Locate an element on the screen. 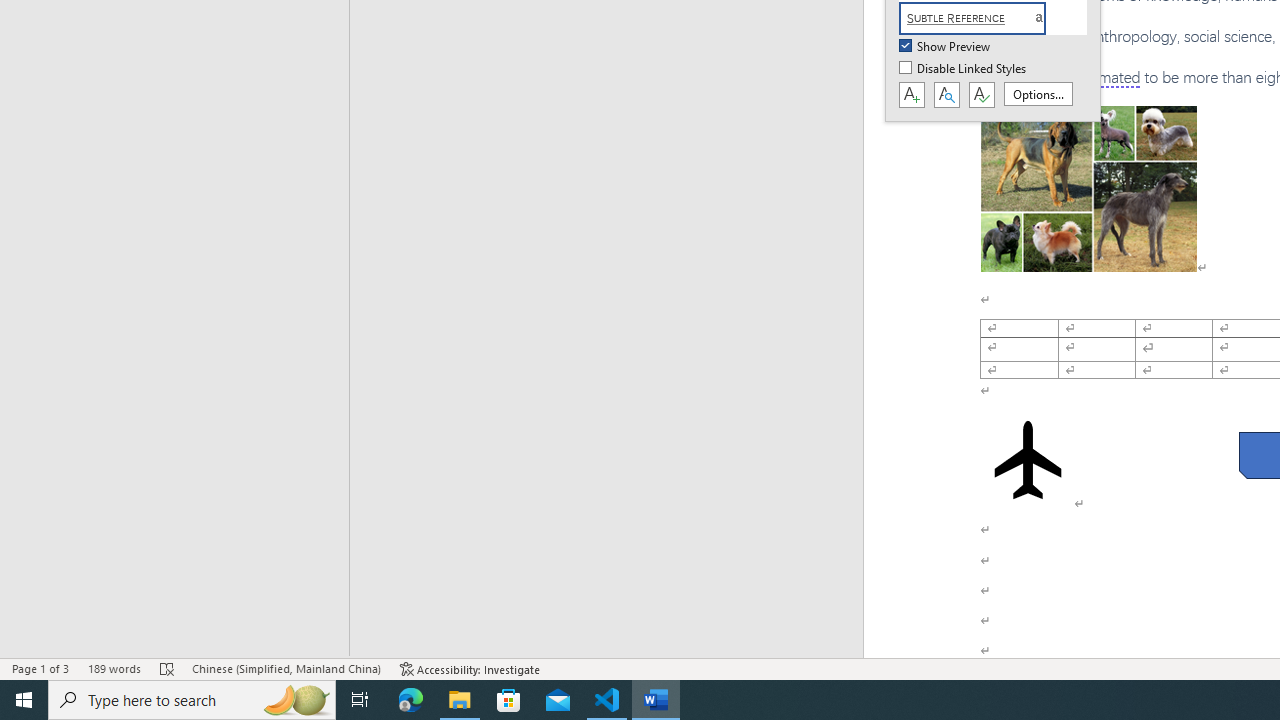 The width and height of the screenshot is (1280, 720). 'Language Chinese (Simplified, Mainland China)' is located at coordinates (285, 669).